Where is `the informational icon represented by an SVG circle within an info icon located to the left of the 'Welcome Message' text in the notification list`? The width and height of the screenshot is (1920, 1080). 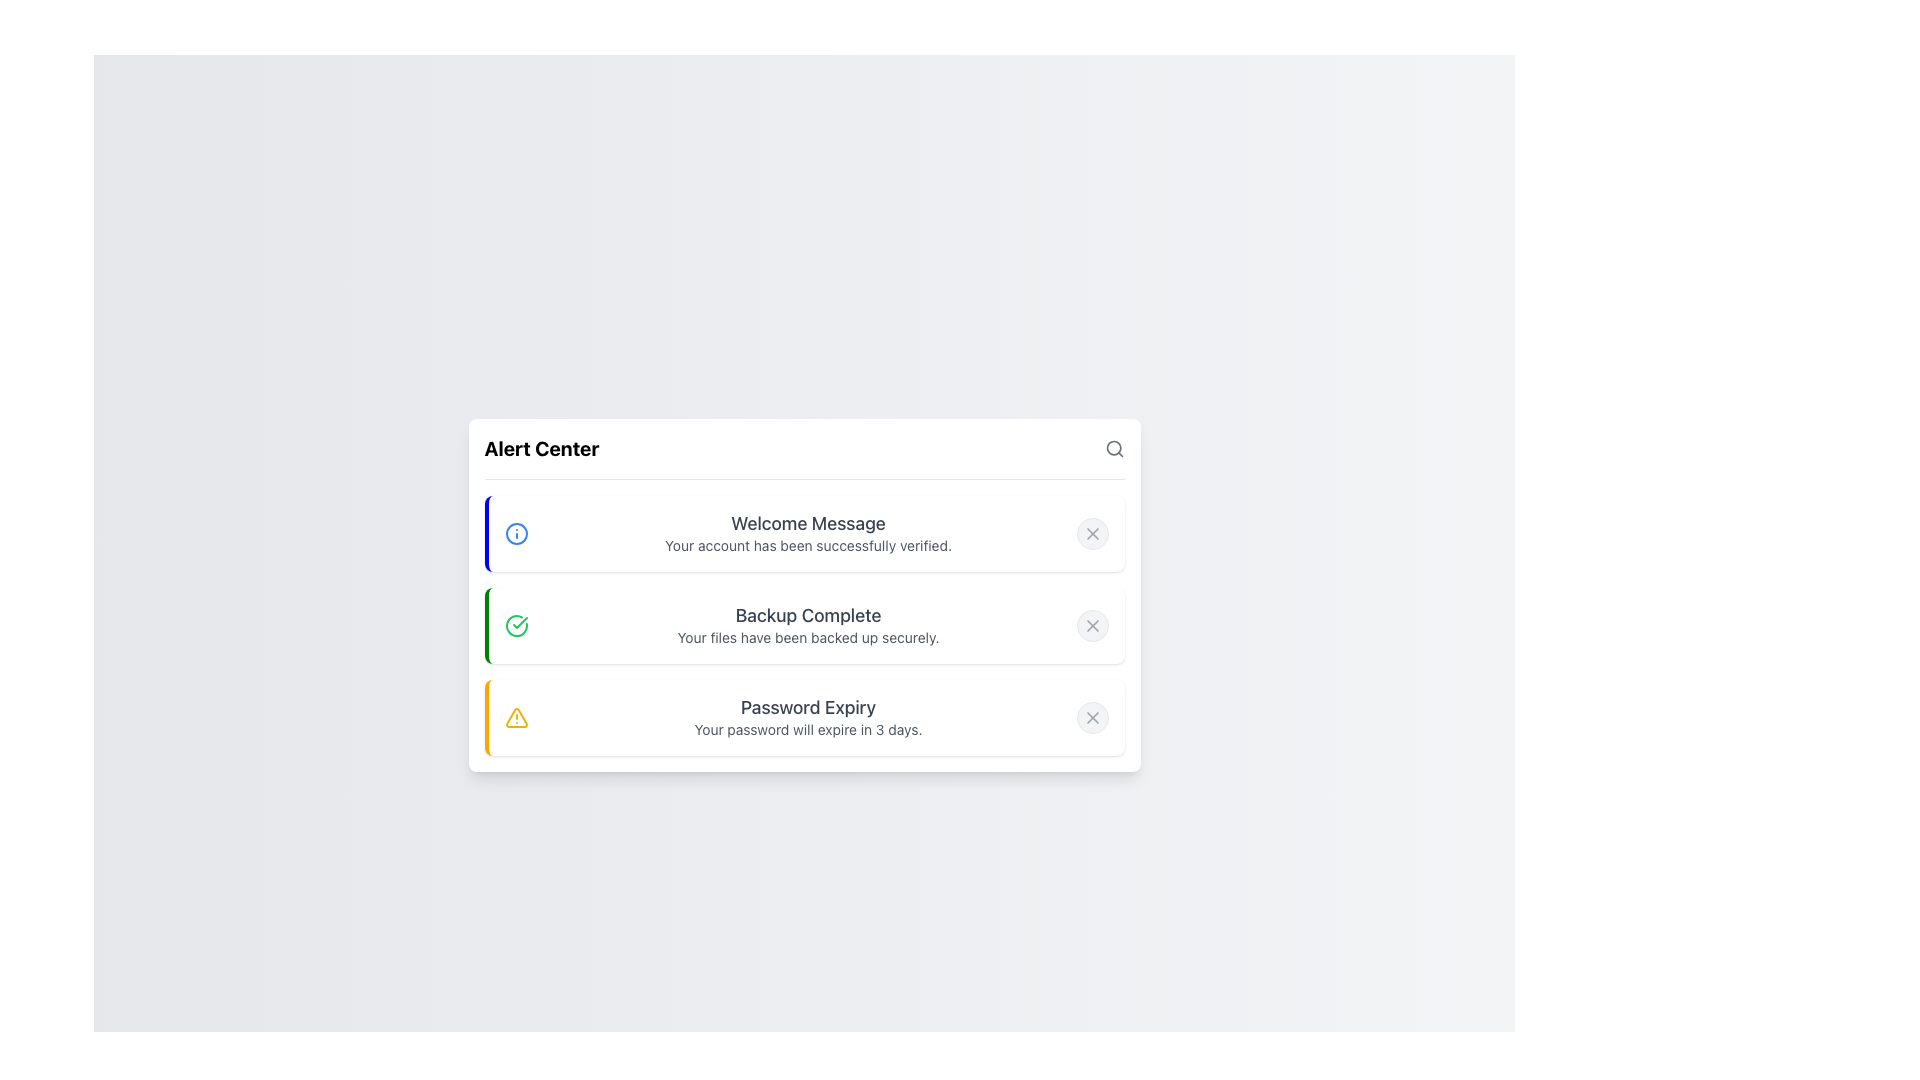
the informational icon represented by an SVG circle within an info icon located to the left of the 'Welcome Message' text in the notification list is located at coordinates (516, 532).